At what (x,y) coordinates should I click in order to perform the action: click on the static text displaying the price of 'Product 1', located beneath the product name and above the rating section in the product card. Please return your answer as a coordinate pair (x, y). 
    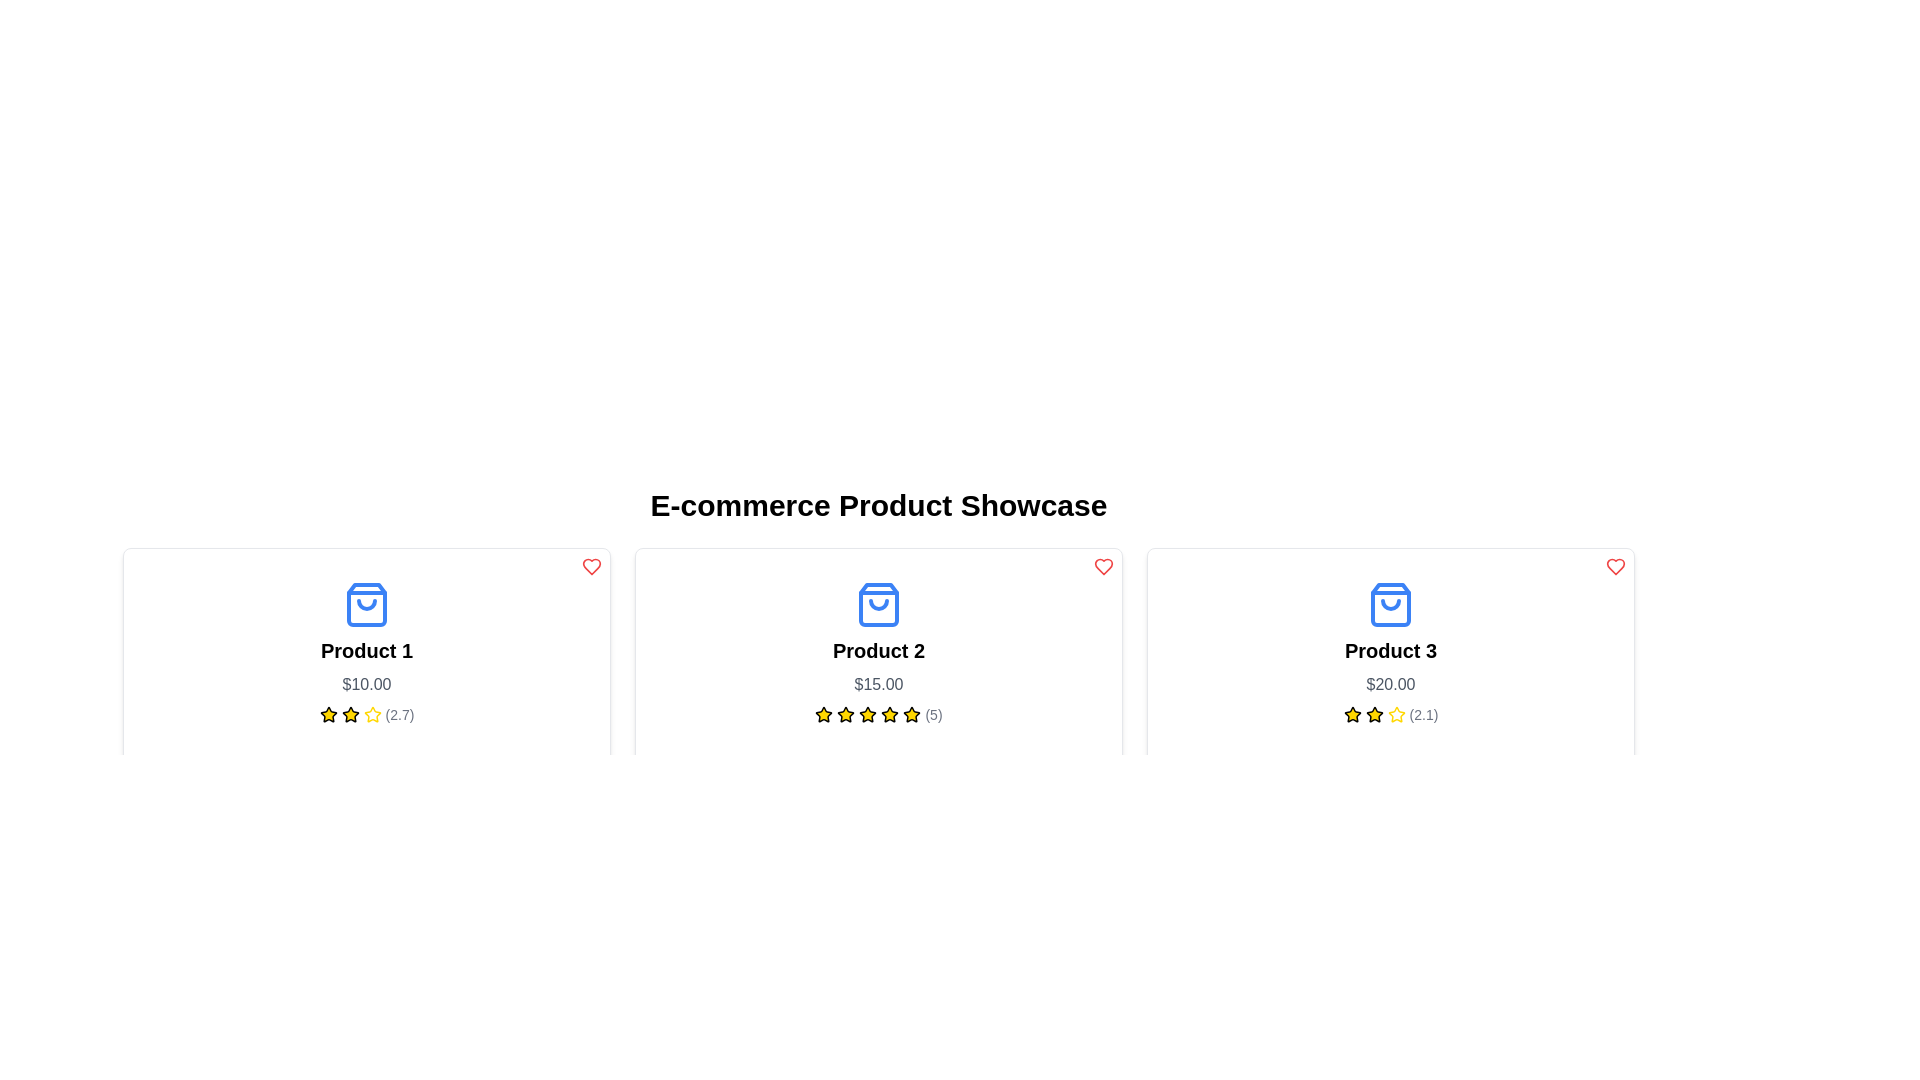
    Looking at the image, I should click on (366, 684).